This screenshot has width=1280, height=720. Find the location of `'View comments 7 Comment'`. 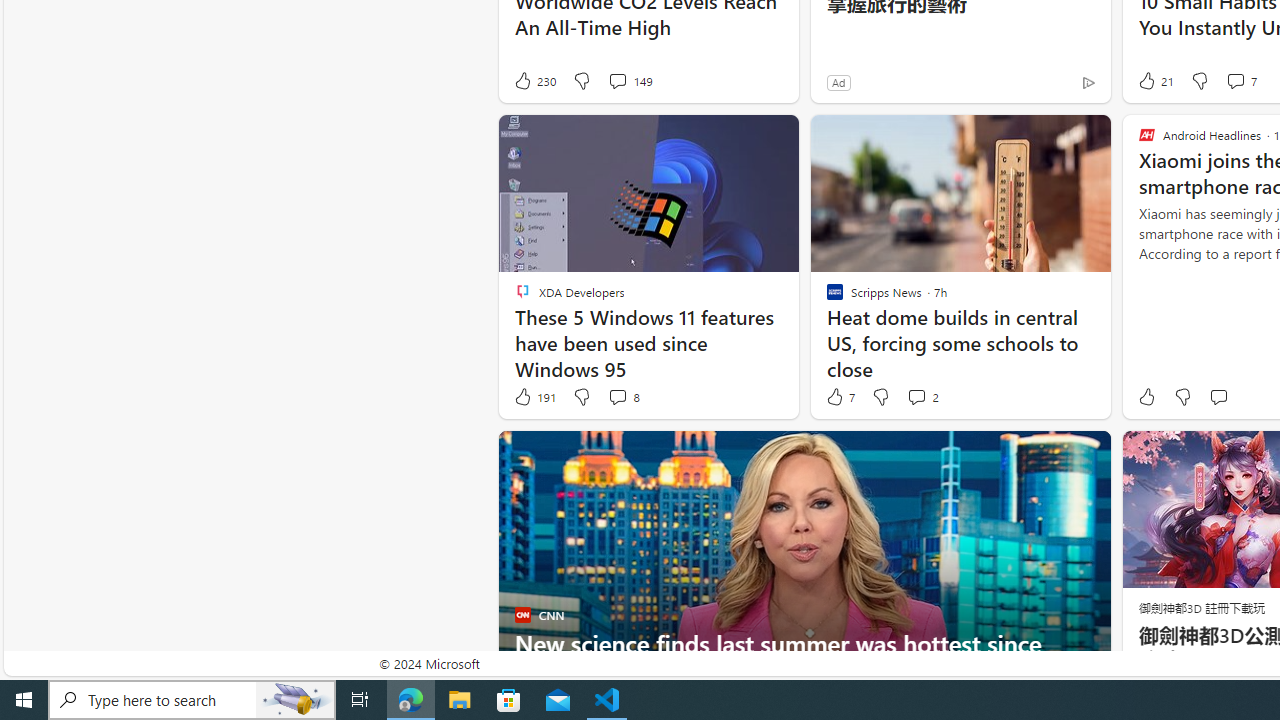

'View comments 7 Comment' is located at coordinates (1239, 80).